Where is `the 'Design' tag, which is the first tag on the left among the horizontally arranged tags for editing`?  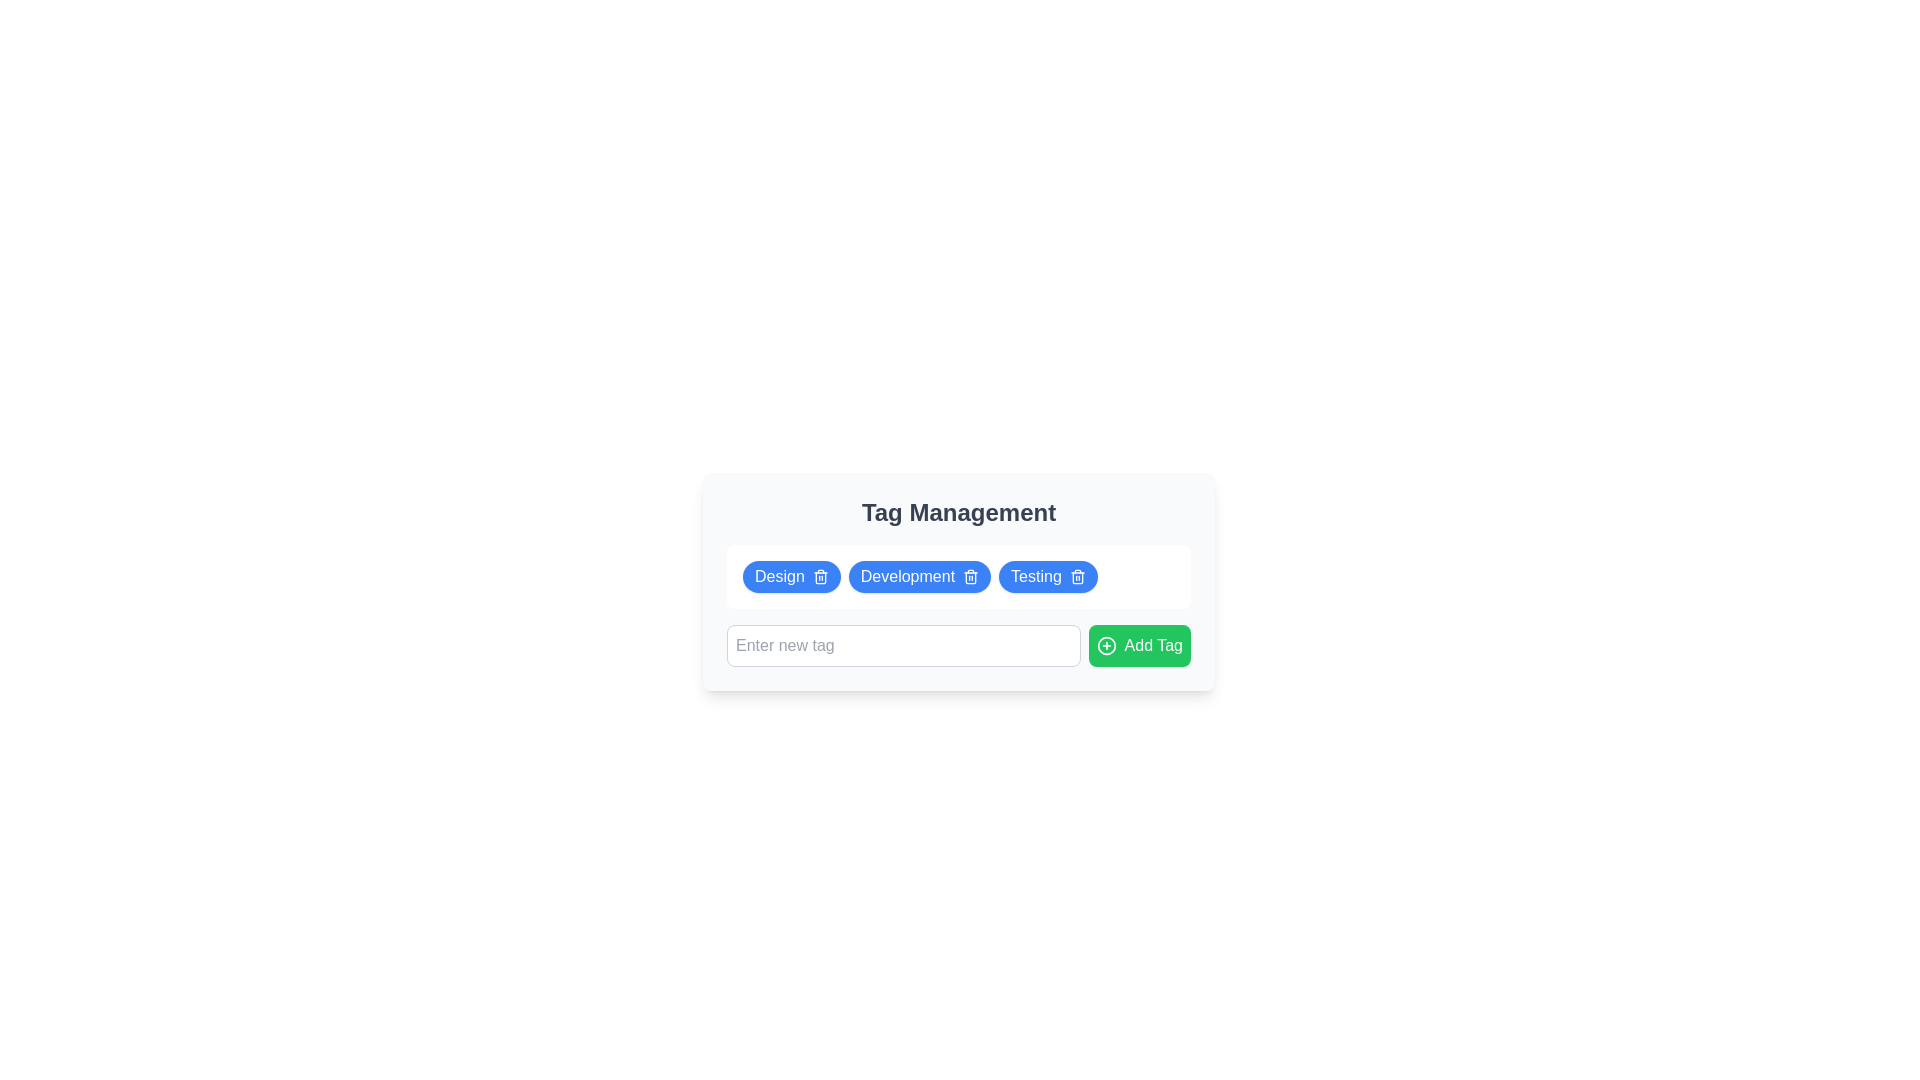 the 'Design' tag, which is the first tag on the left among the horizontally arranged tags for editing is located at coordinates (791, 577).